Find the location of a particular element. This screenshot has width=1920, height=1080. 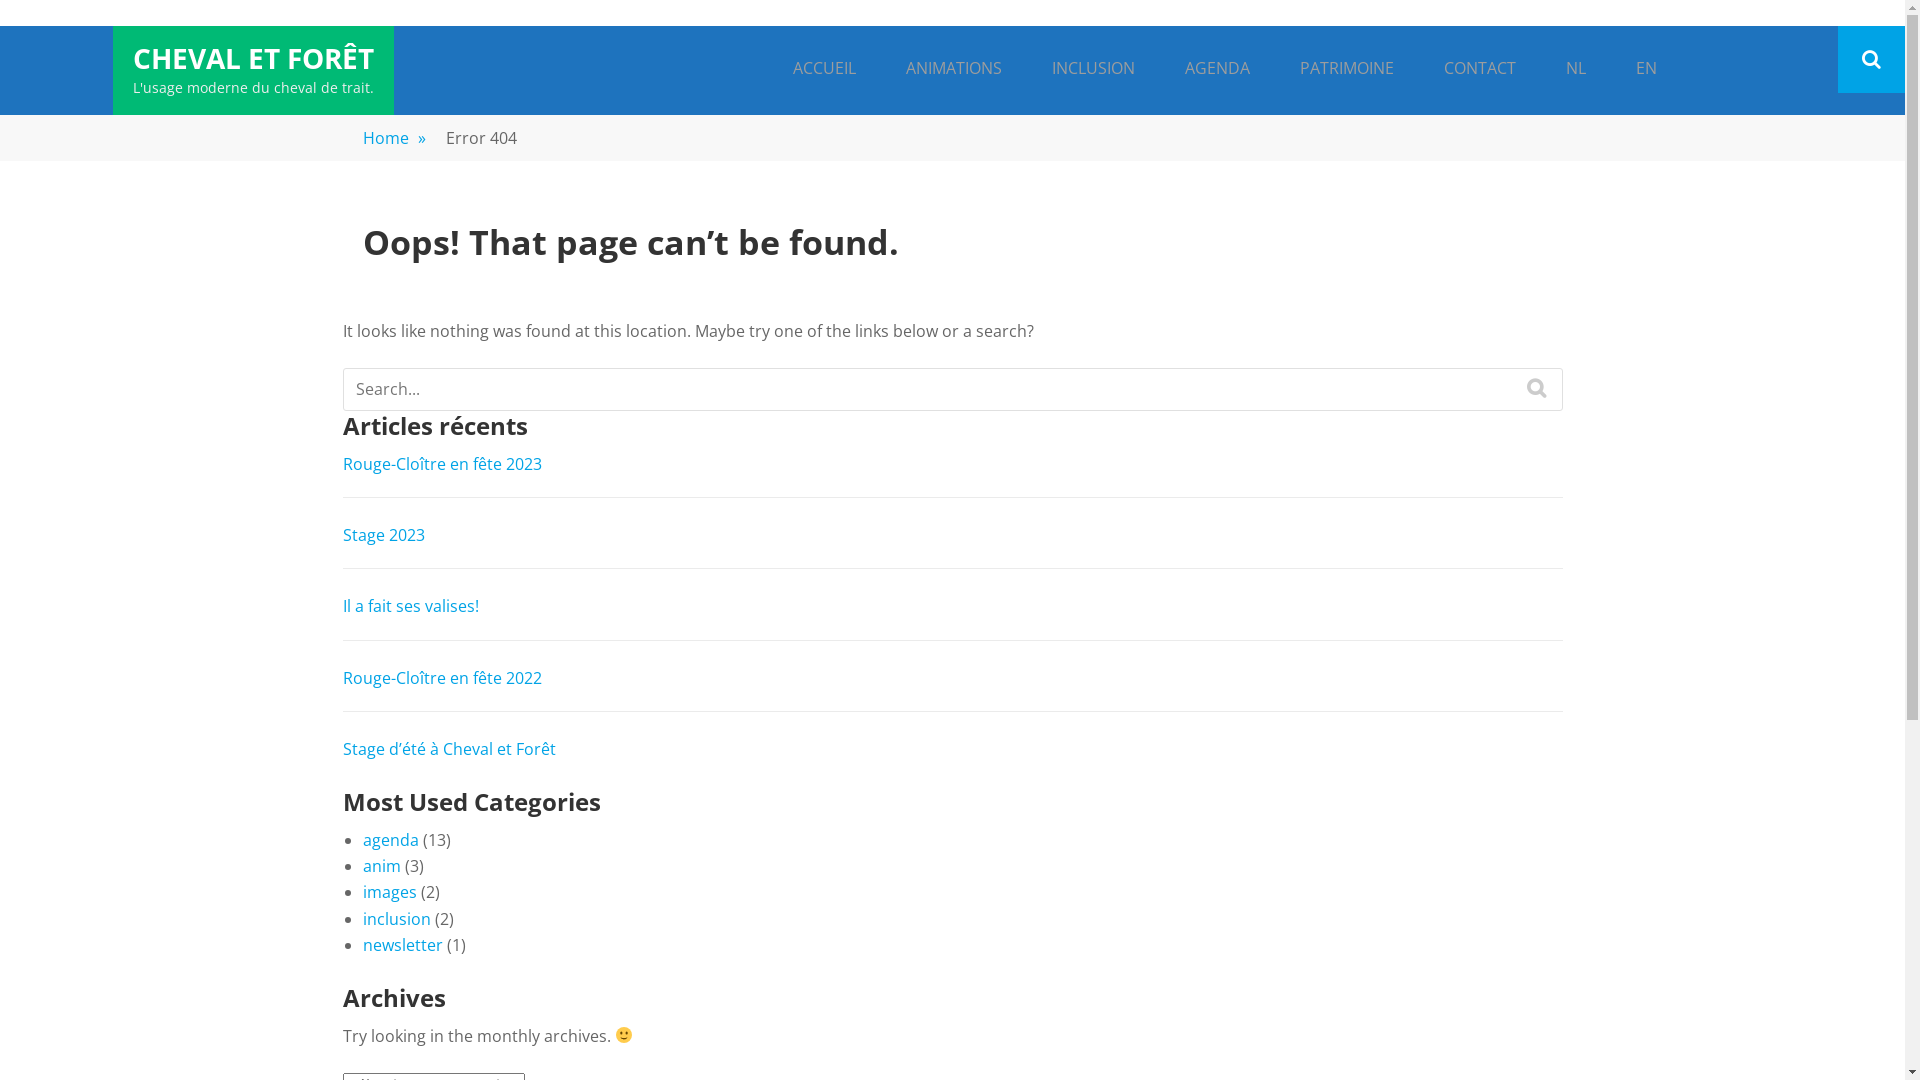

'PATRIMOINE' is located at coordinates (1345, 68).